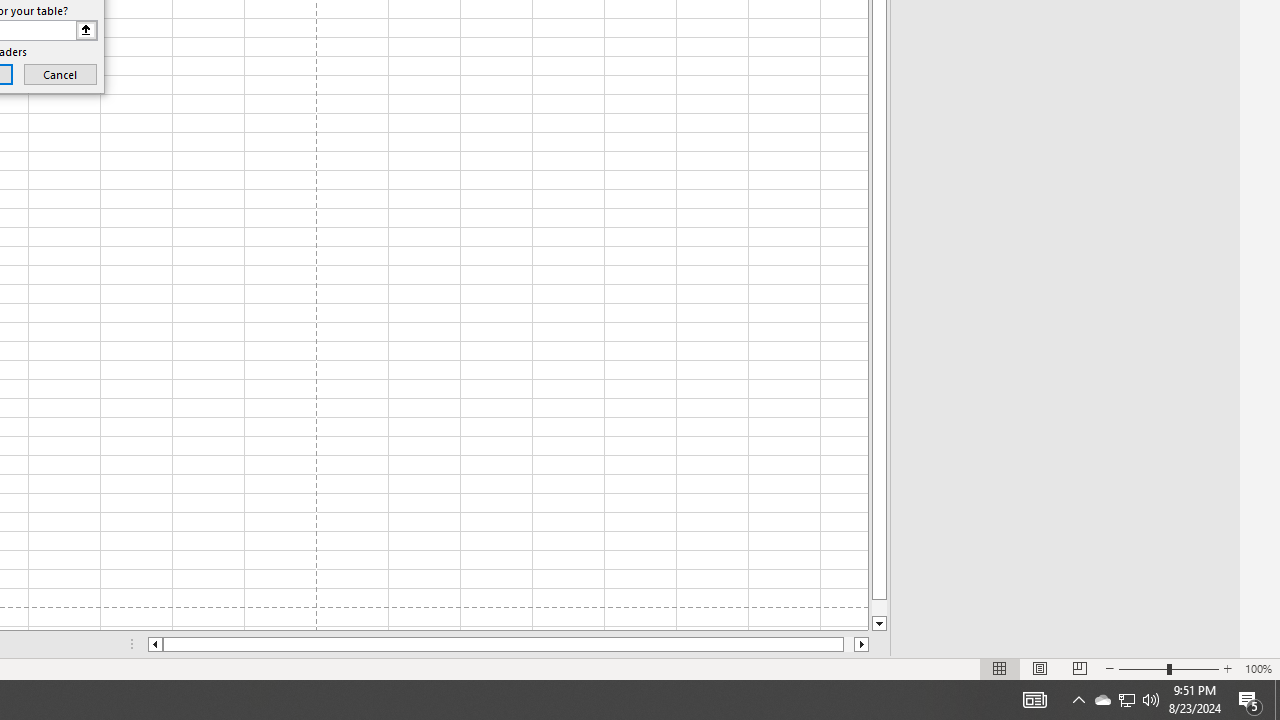 This screenshot has height=720, width=1280. Describe the element at coordinates (879, 623) in the screenshot. I see `'Line down'` at that location.